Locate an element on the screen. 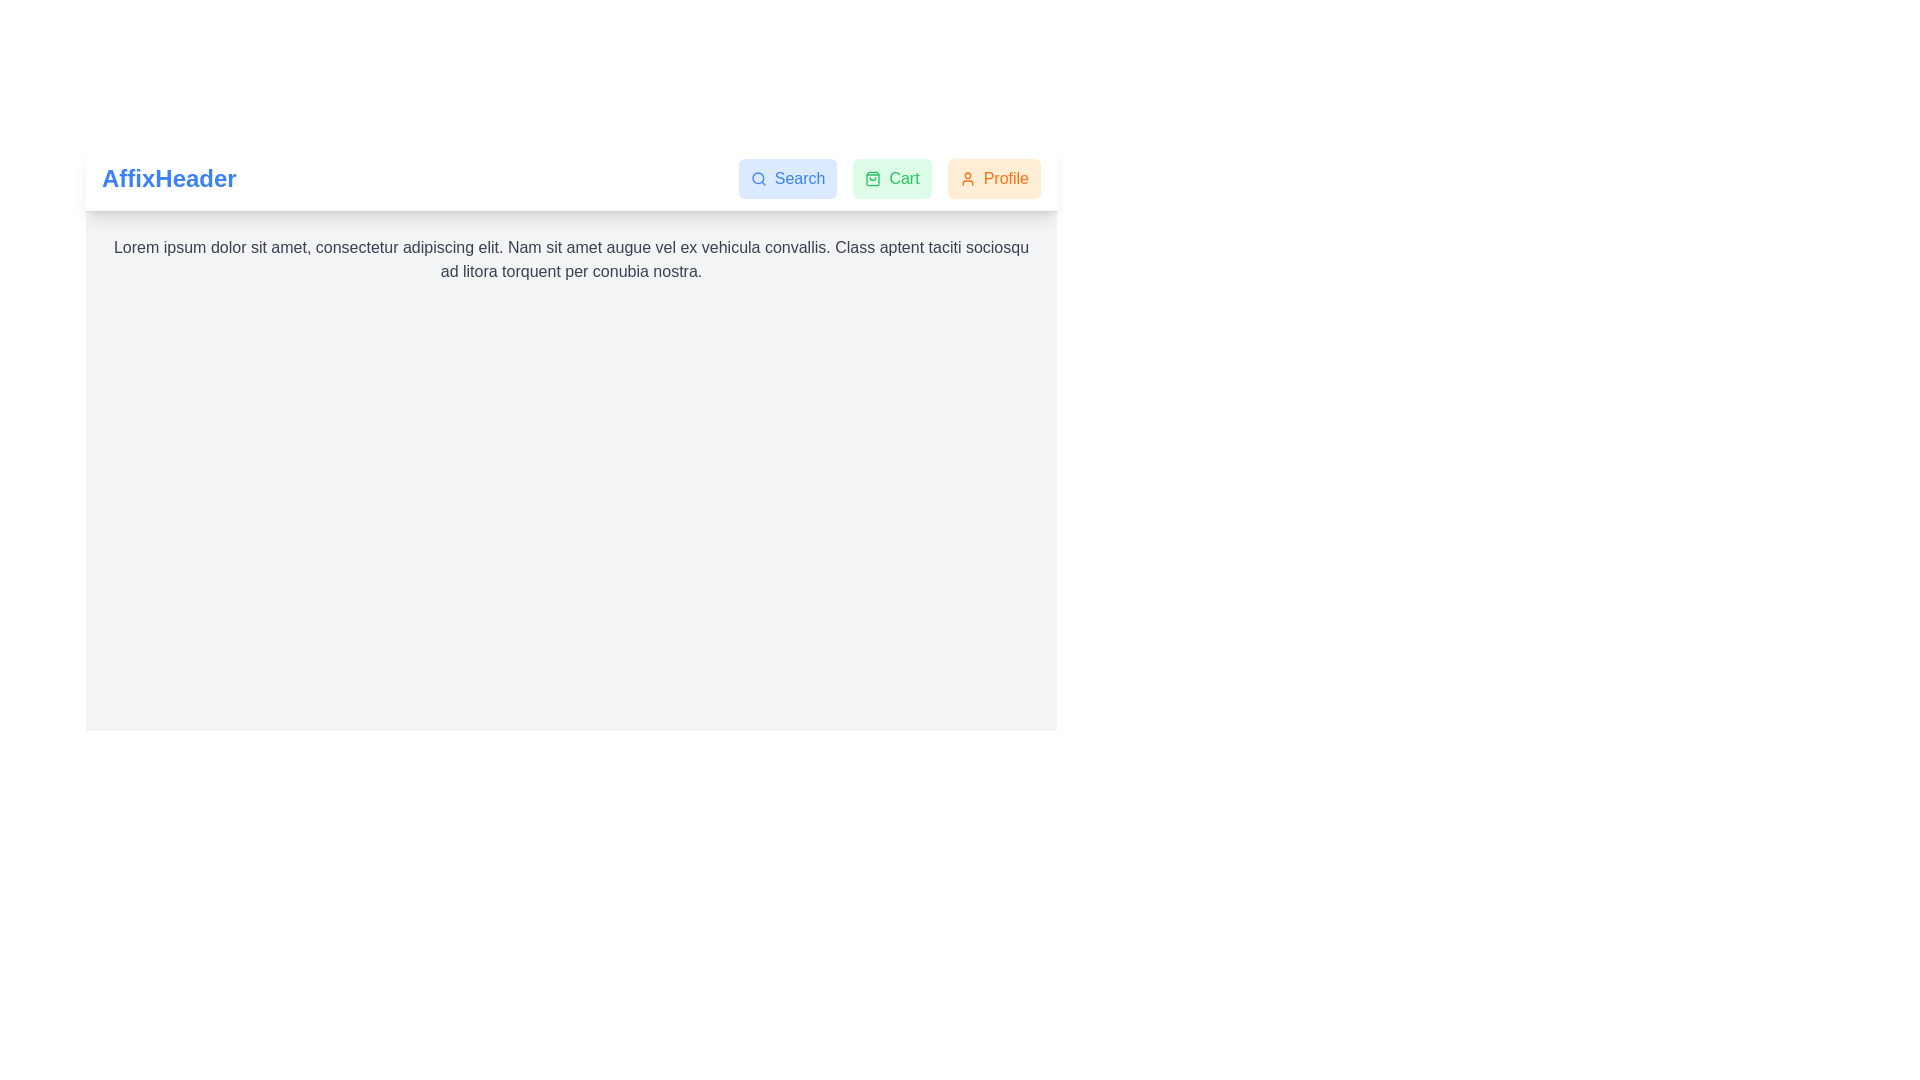 The width and height of the screenshot is (1920, 1080). the user profile icon, which is a small circular graphic colored in orange, located within the 'Profile' button in the top-right corner of the application interface is located at coordinates (967, 177).